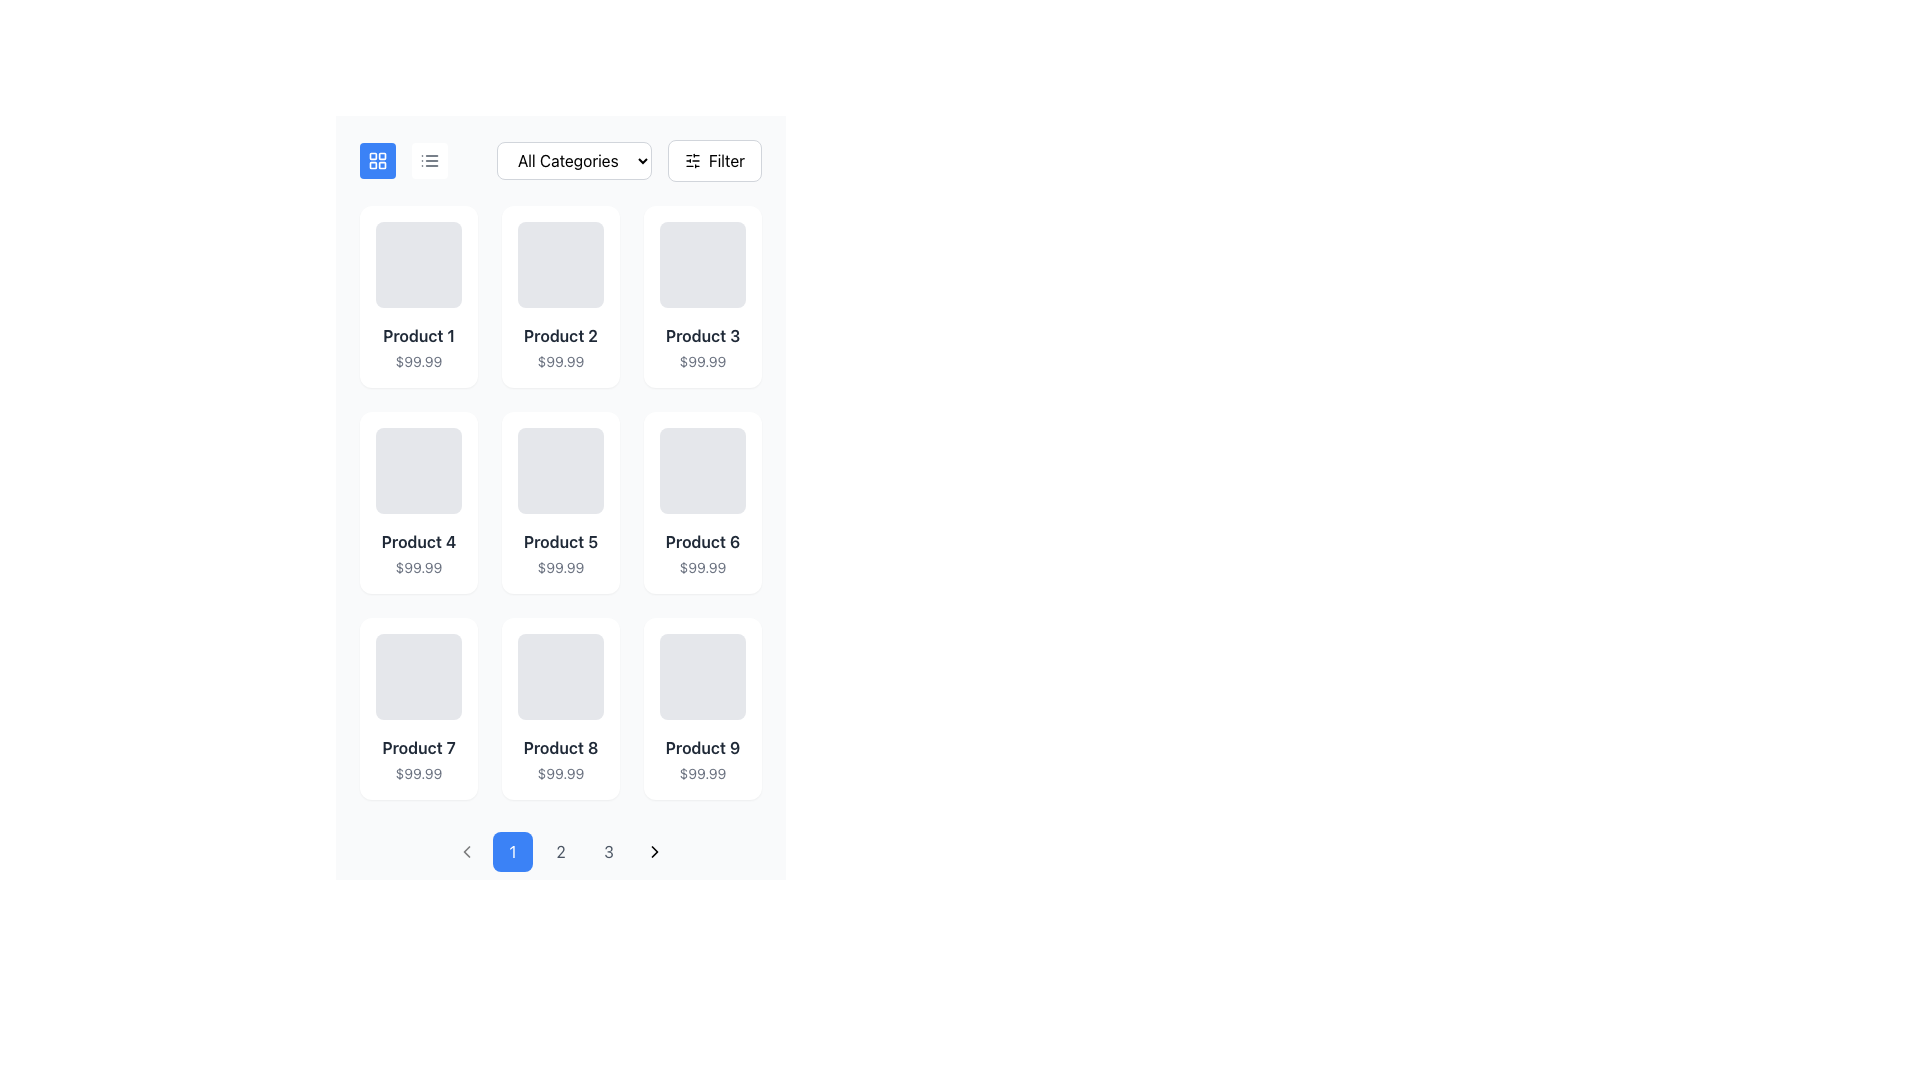 This screenshot has height=1080, width=1920. I want to click on text displayed in the Text label showing the price of 'Product 6', located at the bottom-center of the sixth product card, so click(702, 567).